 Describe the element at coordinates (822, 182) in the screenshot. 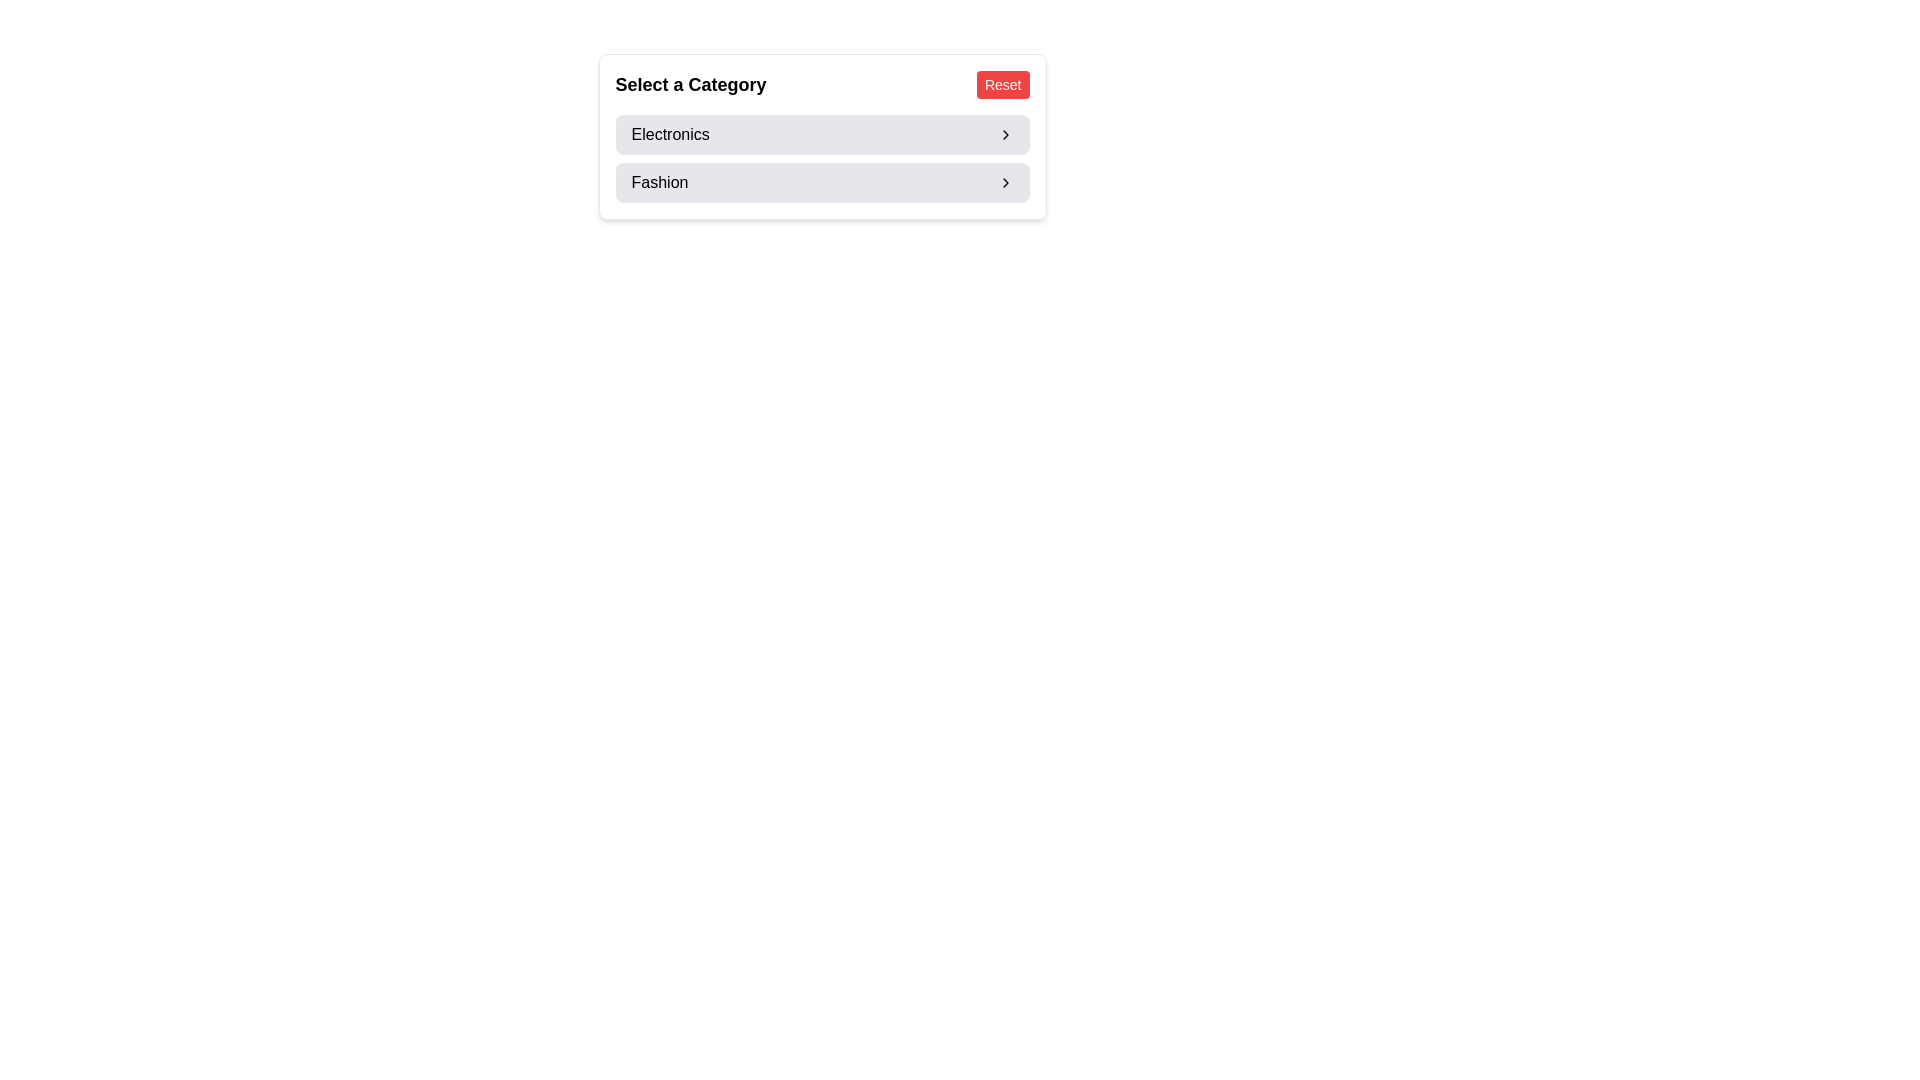

I see `the 'Fashion' category button` at that location.